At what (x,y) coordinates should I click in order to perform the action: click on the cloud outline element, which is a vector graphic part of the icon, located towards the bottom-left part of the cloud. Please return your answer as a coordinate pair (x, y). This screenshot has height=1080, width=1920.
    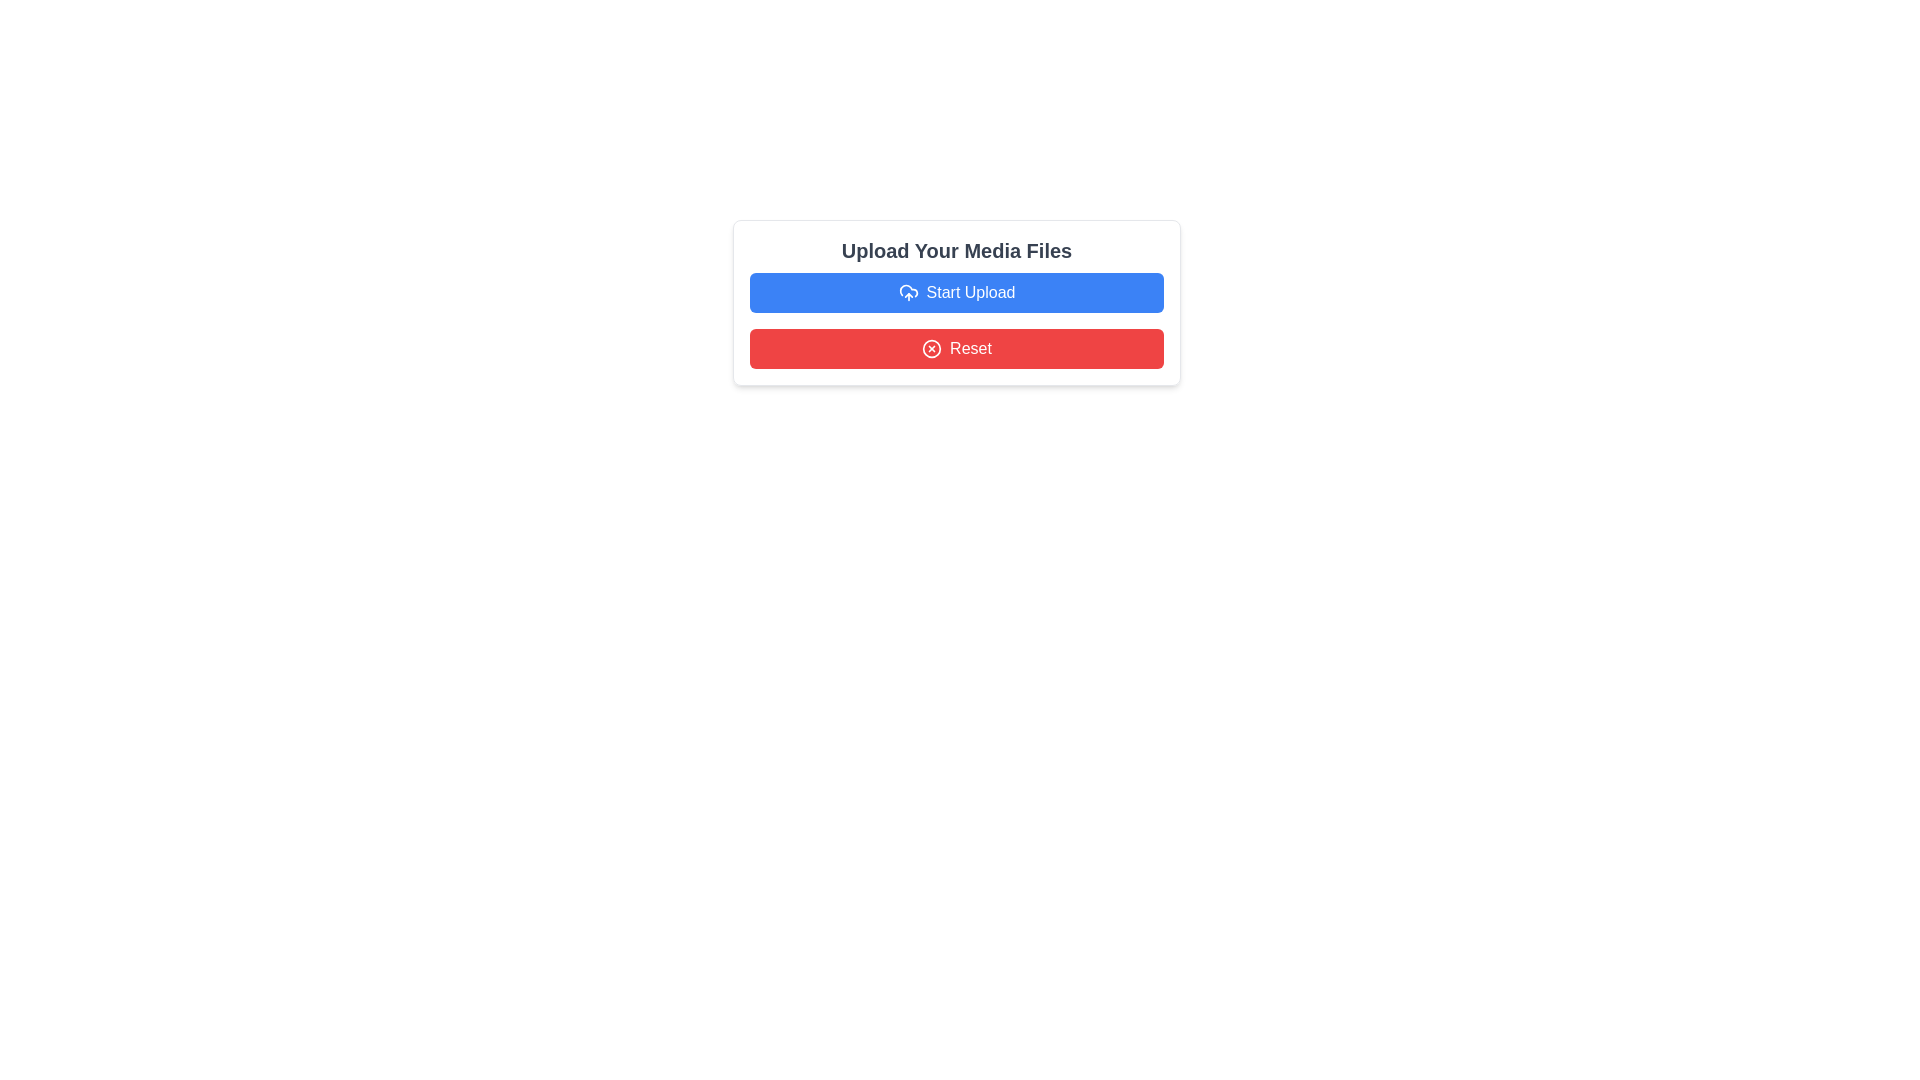
    Looking at the image, I should click on (907, 291).